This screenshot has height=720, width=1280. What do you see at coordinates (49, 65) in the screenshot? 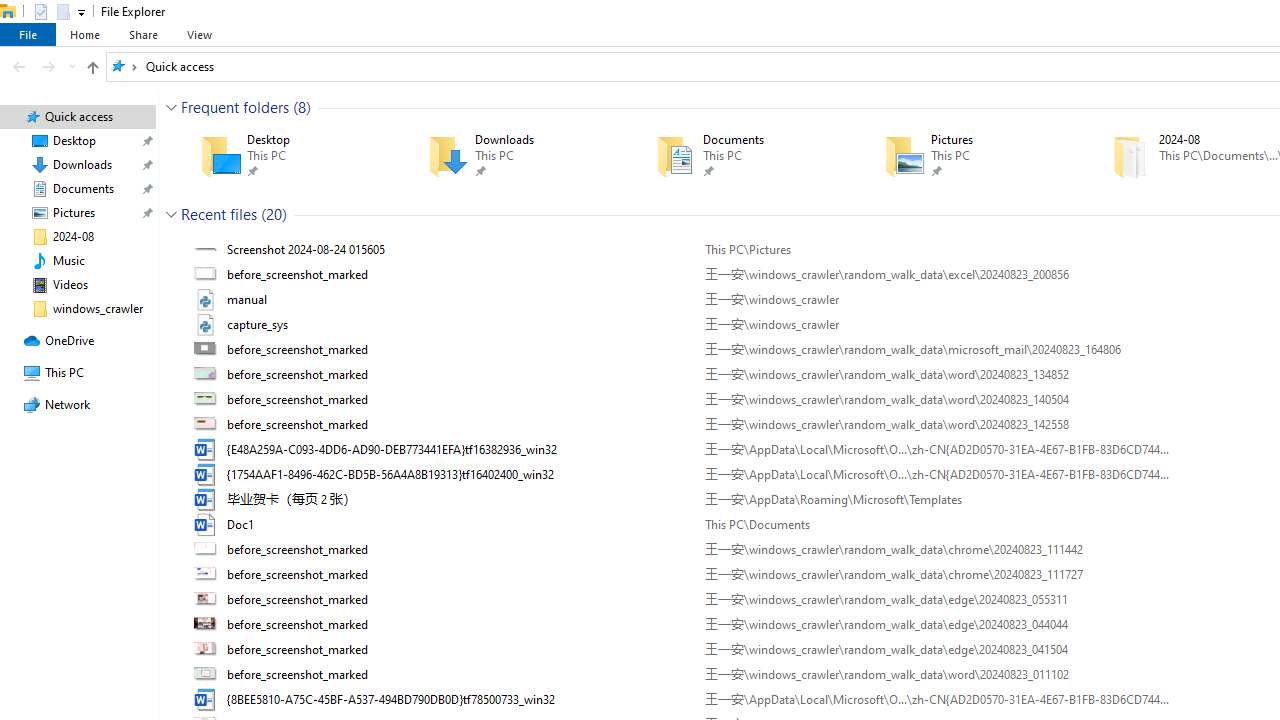
I see `'Forward (Alt + Right Arrow)'` at bounding box center [49, 65].